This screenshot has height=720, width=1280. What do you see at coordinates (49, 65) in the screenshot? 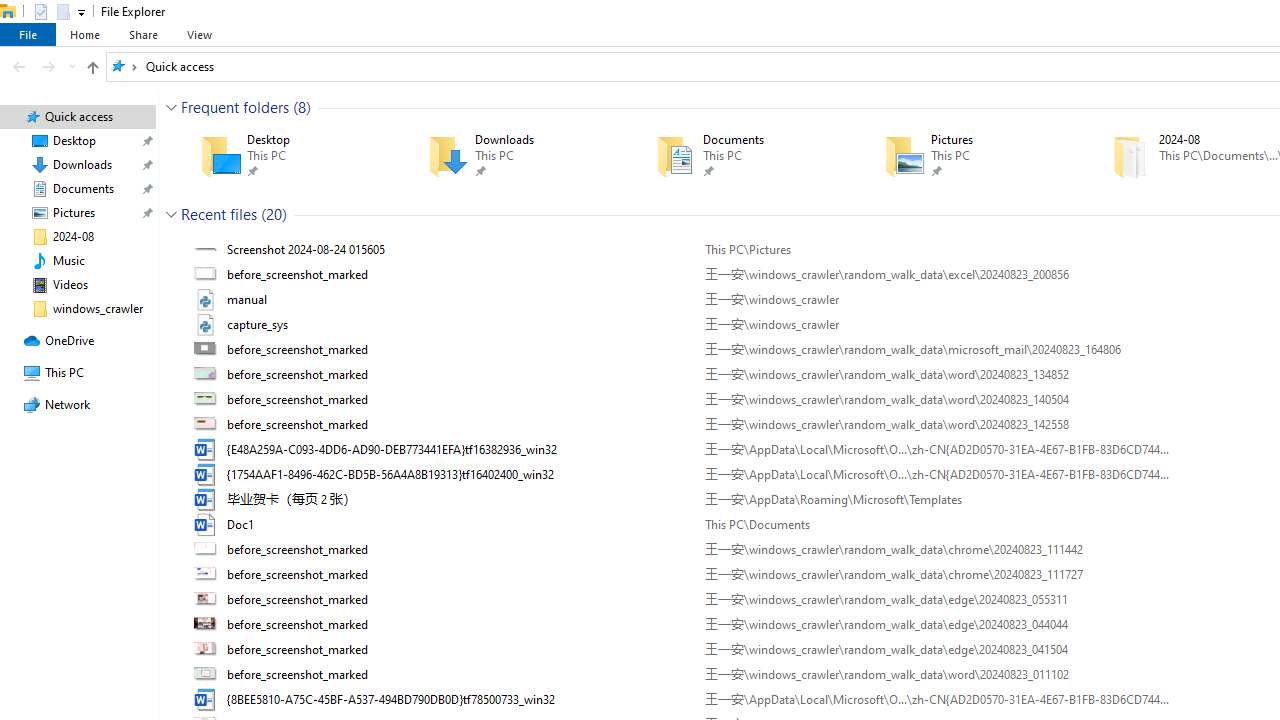
I see `'Forward (Alt + Right Arrow)'` at bounding box center [49, 65].